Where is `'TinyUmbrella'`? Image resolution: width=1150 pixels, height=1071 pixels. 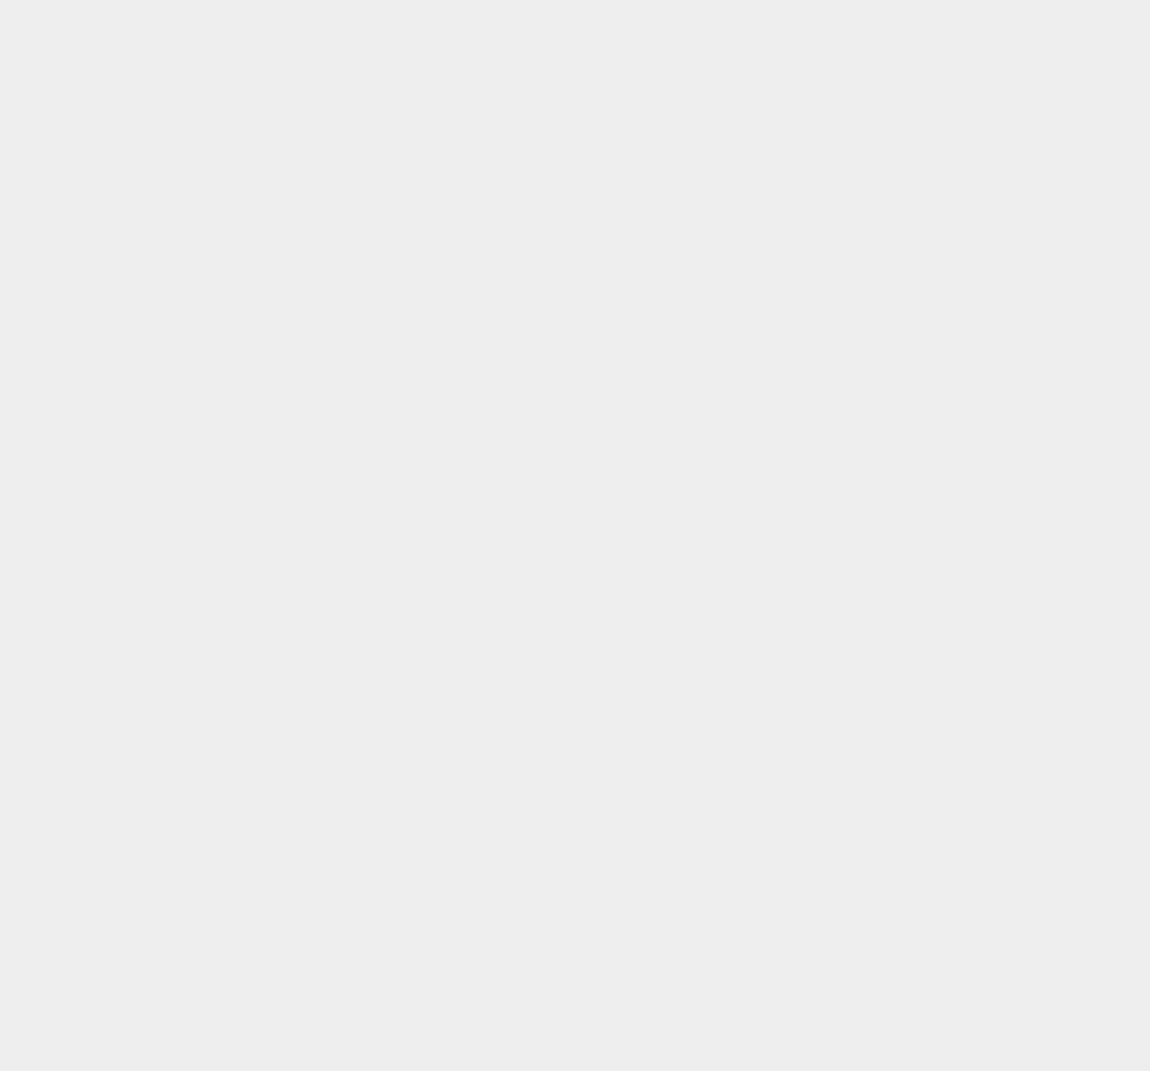
'TinyUmbrella' is located at coordinates (852, 926).